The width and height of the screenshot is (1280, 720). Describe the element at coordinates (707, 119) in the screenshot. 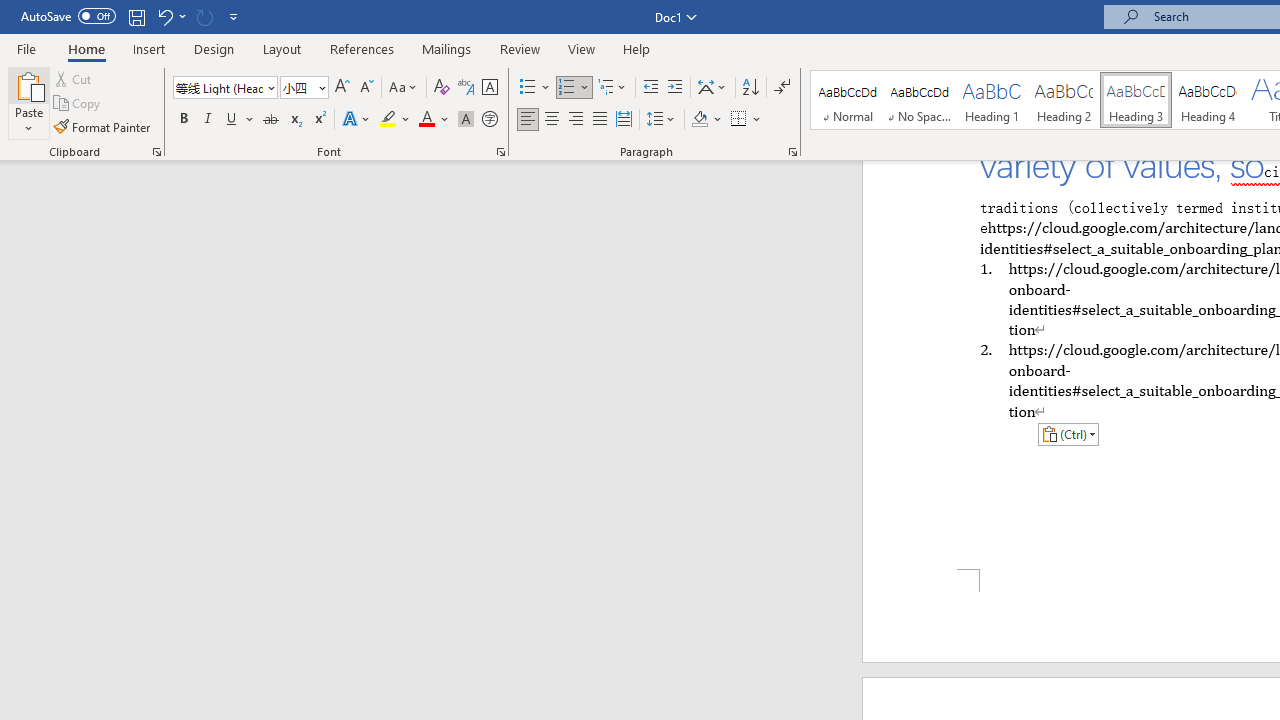

I see `'Shading'` at that location.